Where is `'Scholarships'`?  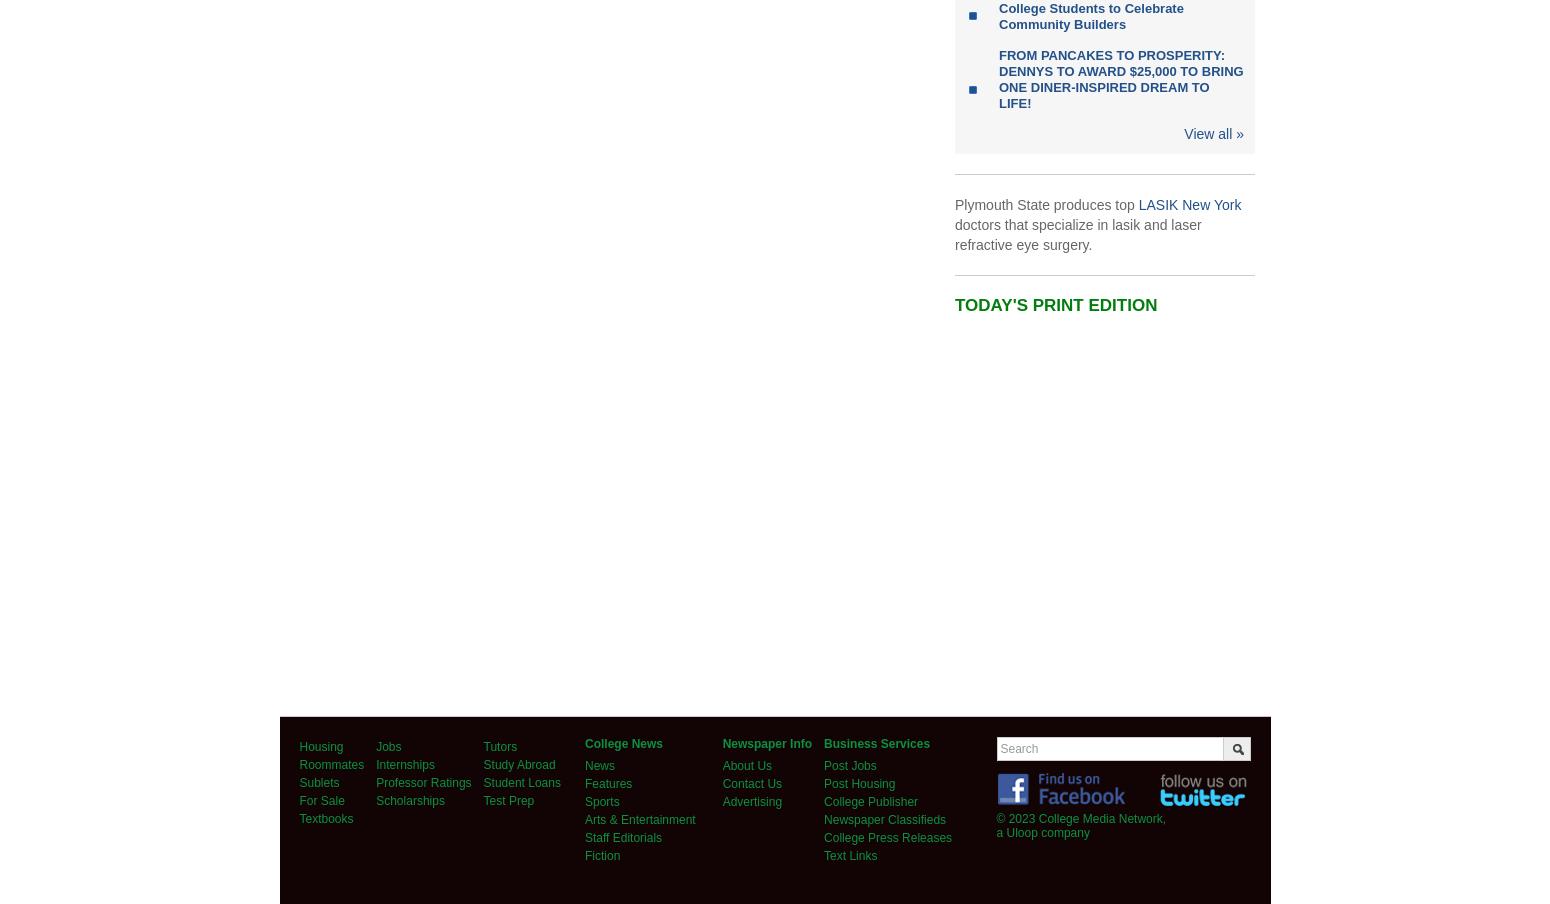
'Scholarships' is located at coordinates (375, 800).